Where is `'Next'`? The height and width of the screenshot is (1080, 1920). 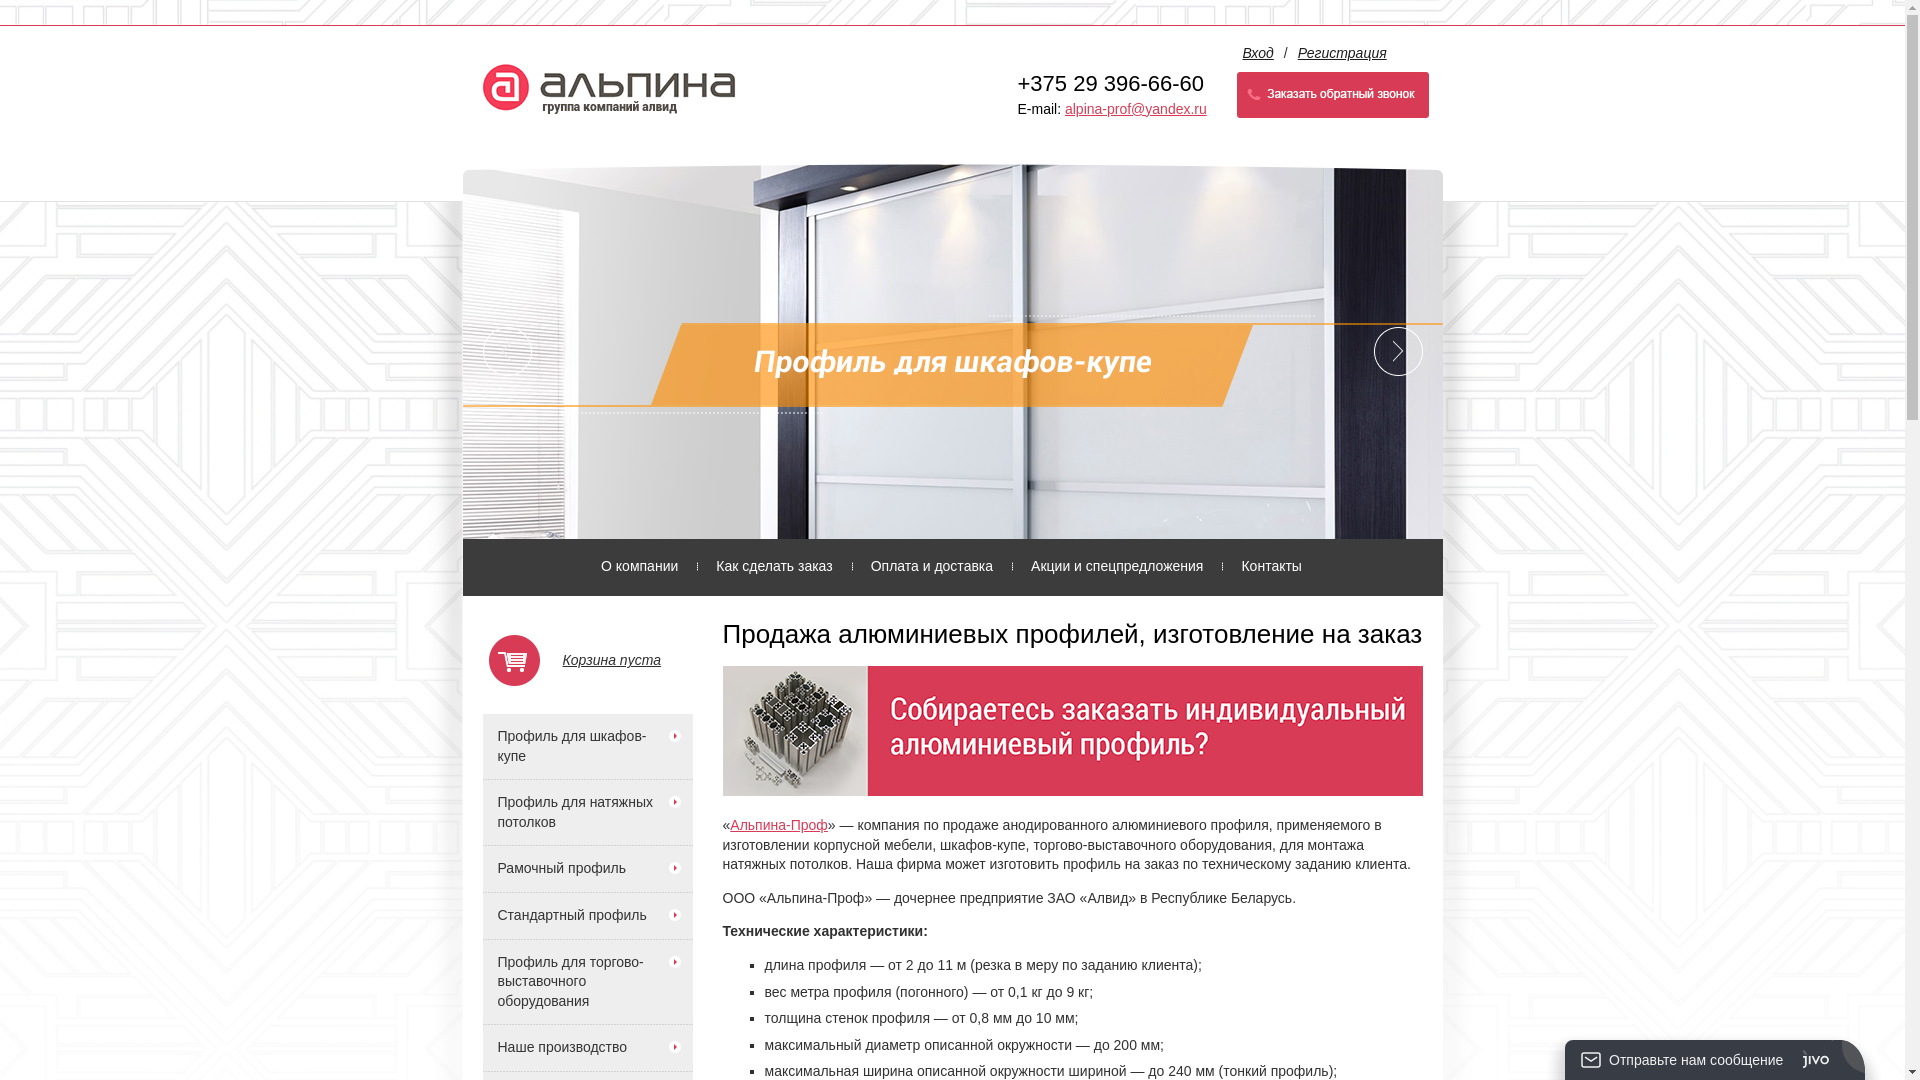 'Next' is located at coordinates (1372, 350).